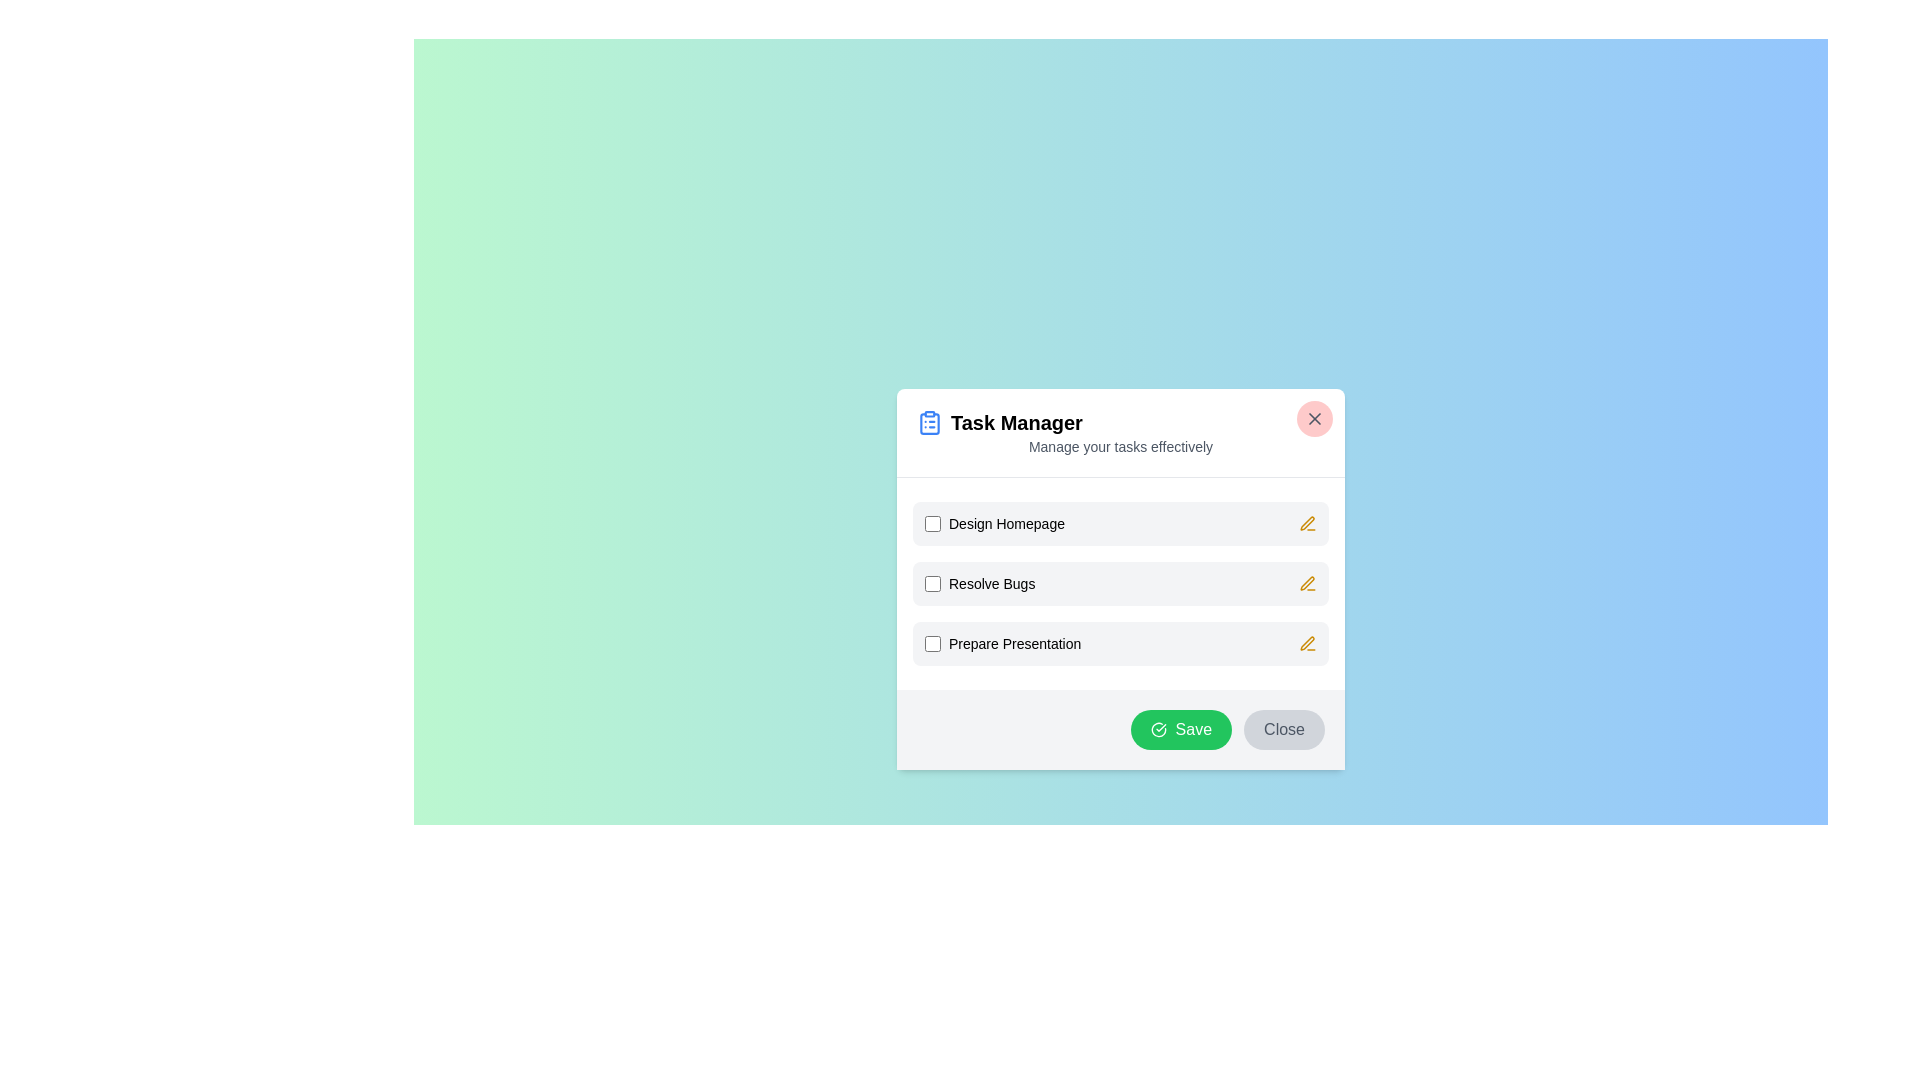 Image resolution: width=1920 pixels, height=1080 pixels. Describe the element at coordinates (1284, 729) in the screenshot. I see `the rounded rectangular button with gray background and 'Close' text to observe hover effects` at that location.